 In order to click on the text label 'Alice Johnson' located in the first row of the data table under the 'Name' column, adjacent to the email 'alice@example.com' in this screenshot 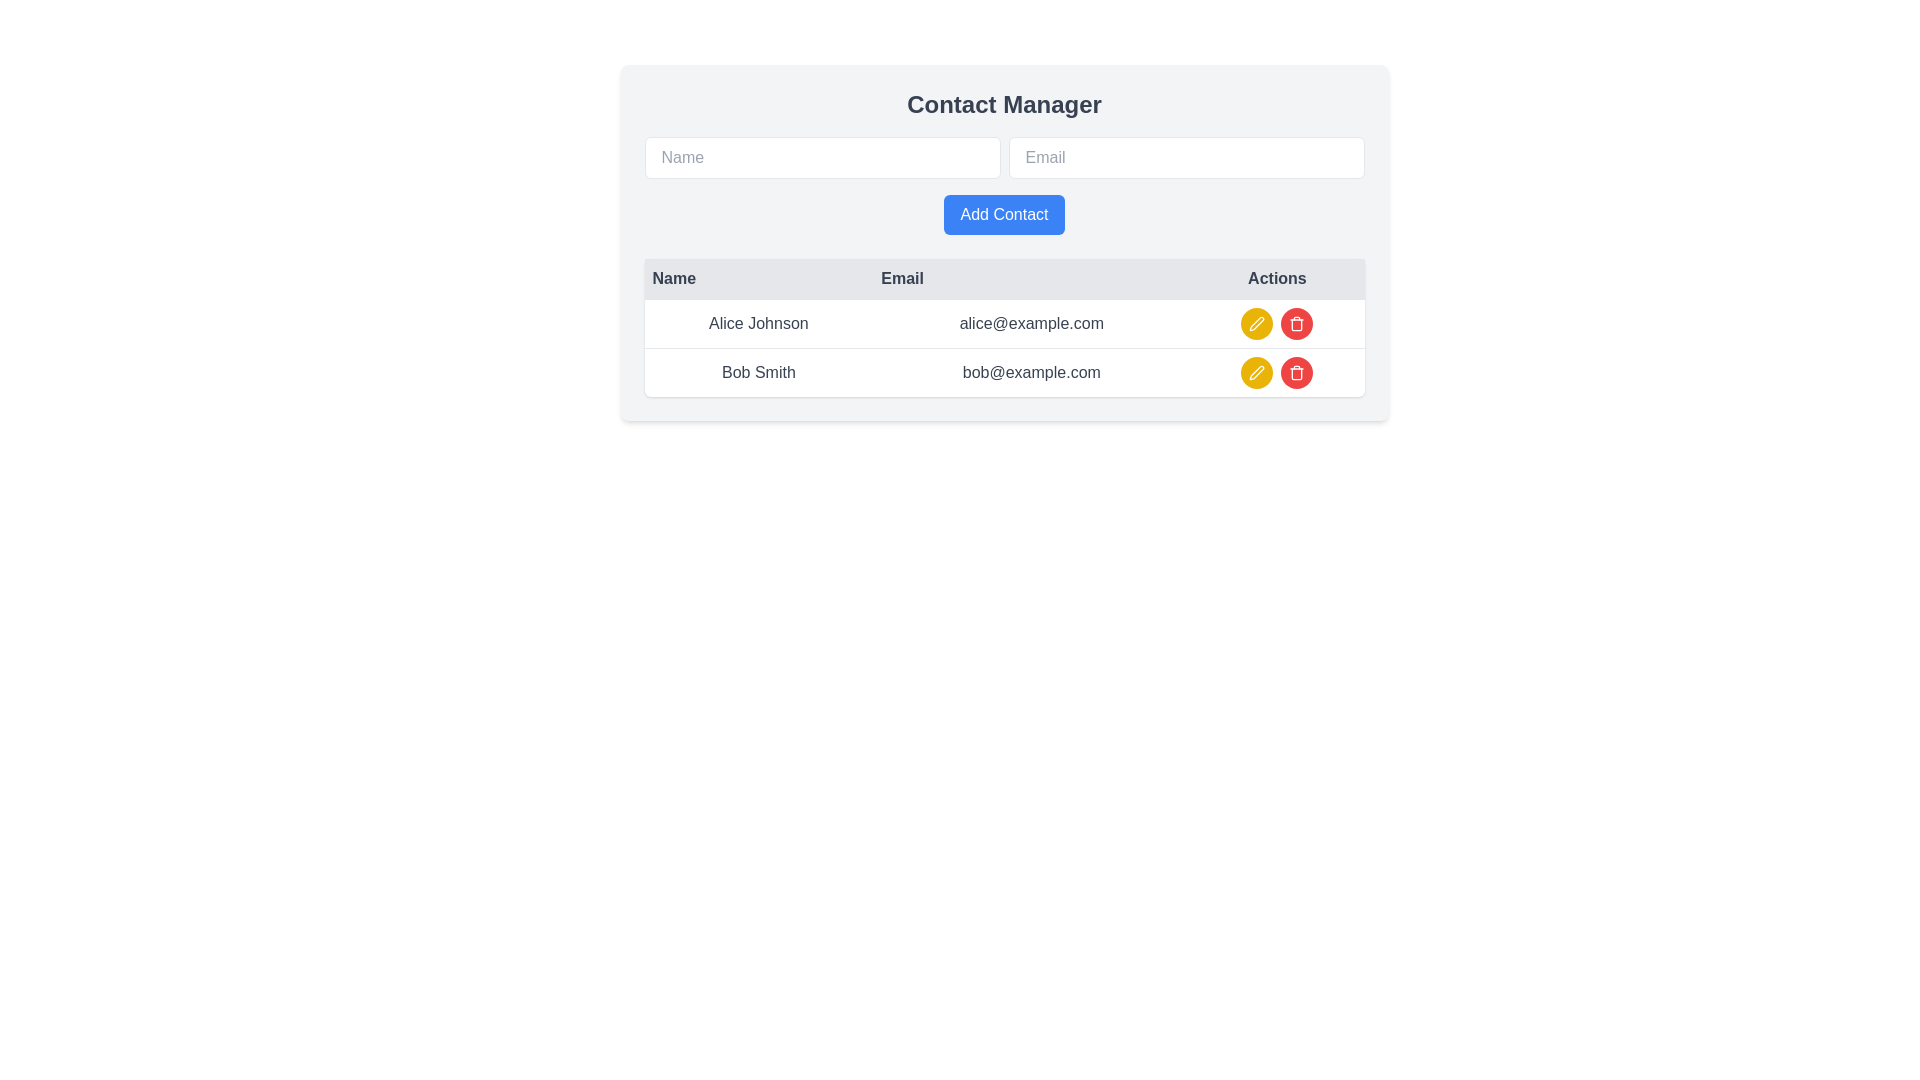, I will do `click(757, 323)`.